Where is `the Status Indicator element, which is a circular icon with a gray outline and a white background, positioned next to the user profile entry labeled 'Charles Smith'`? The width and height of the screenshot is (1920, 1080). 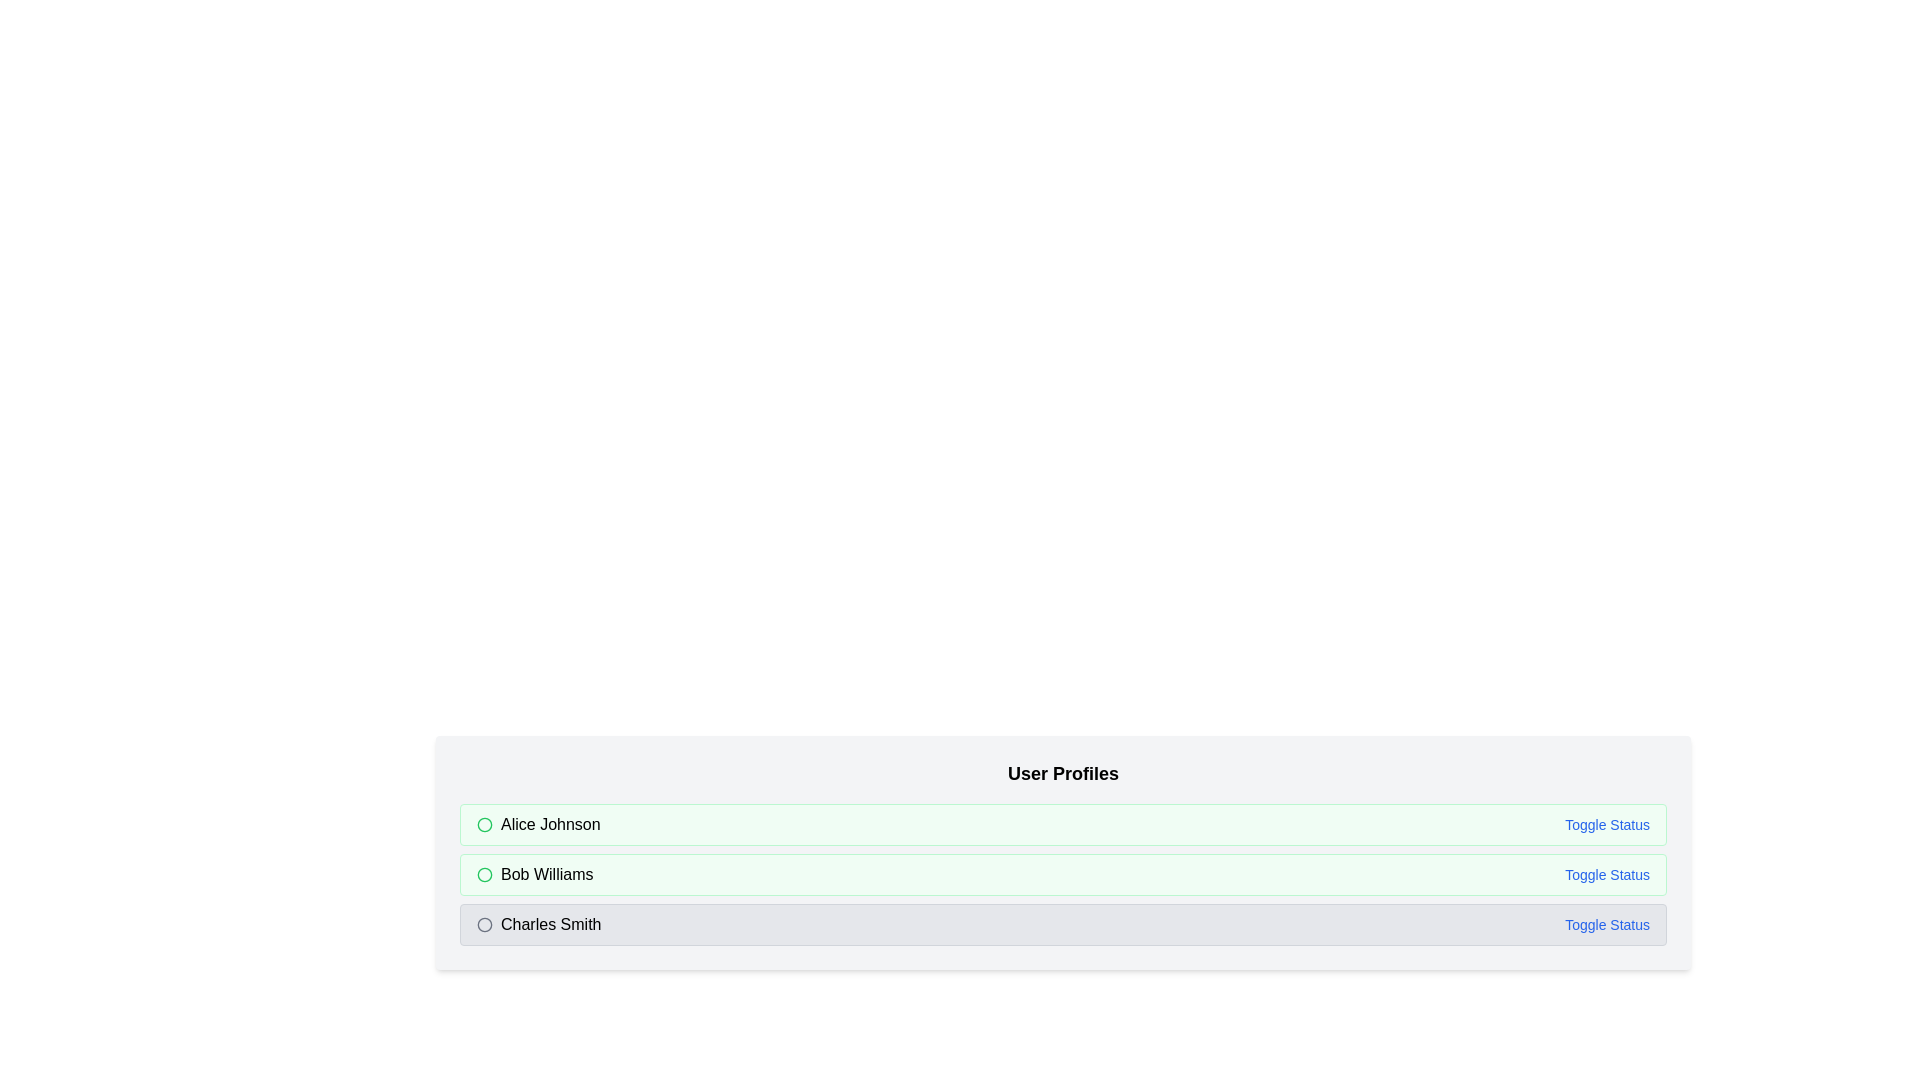
the Status Indicator element, which is a circular icon with a gray outline and a white background, positioned next to the user profile entry labeled 'Charles Smith' is located at coordinates (484, 925).